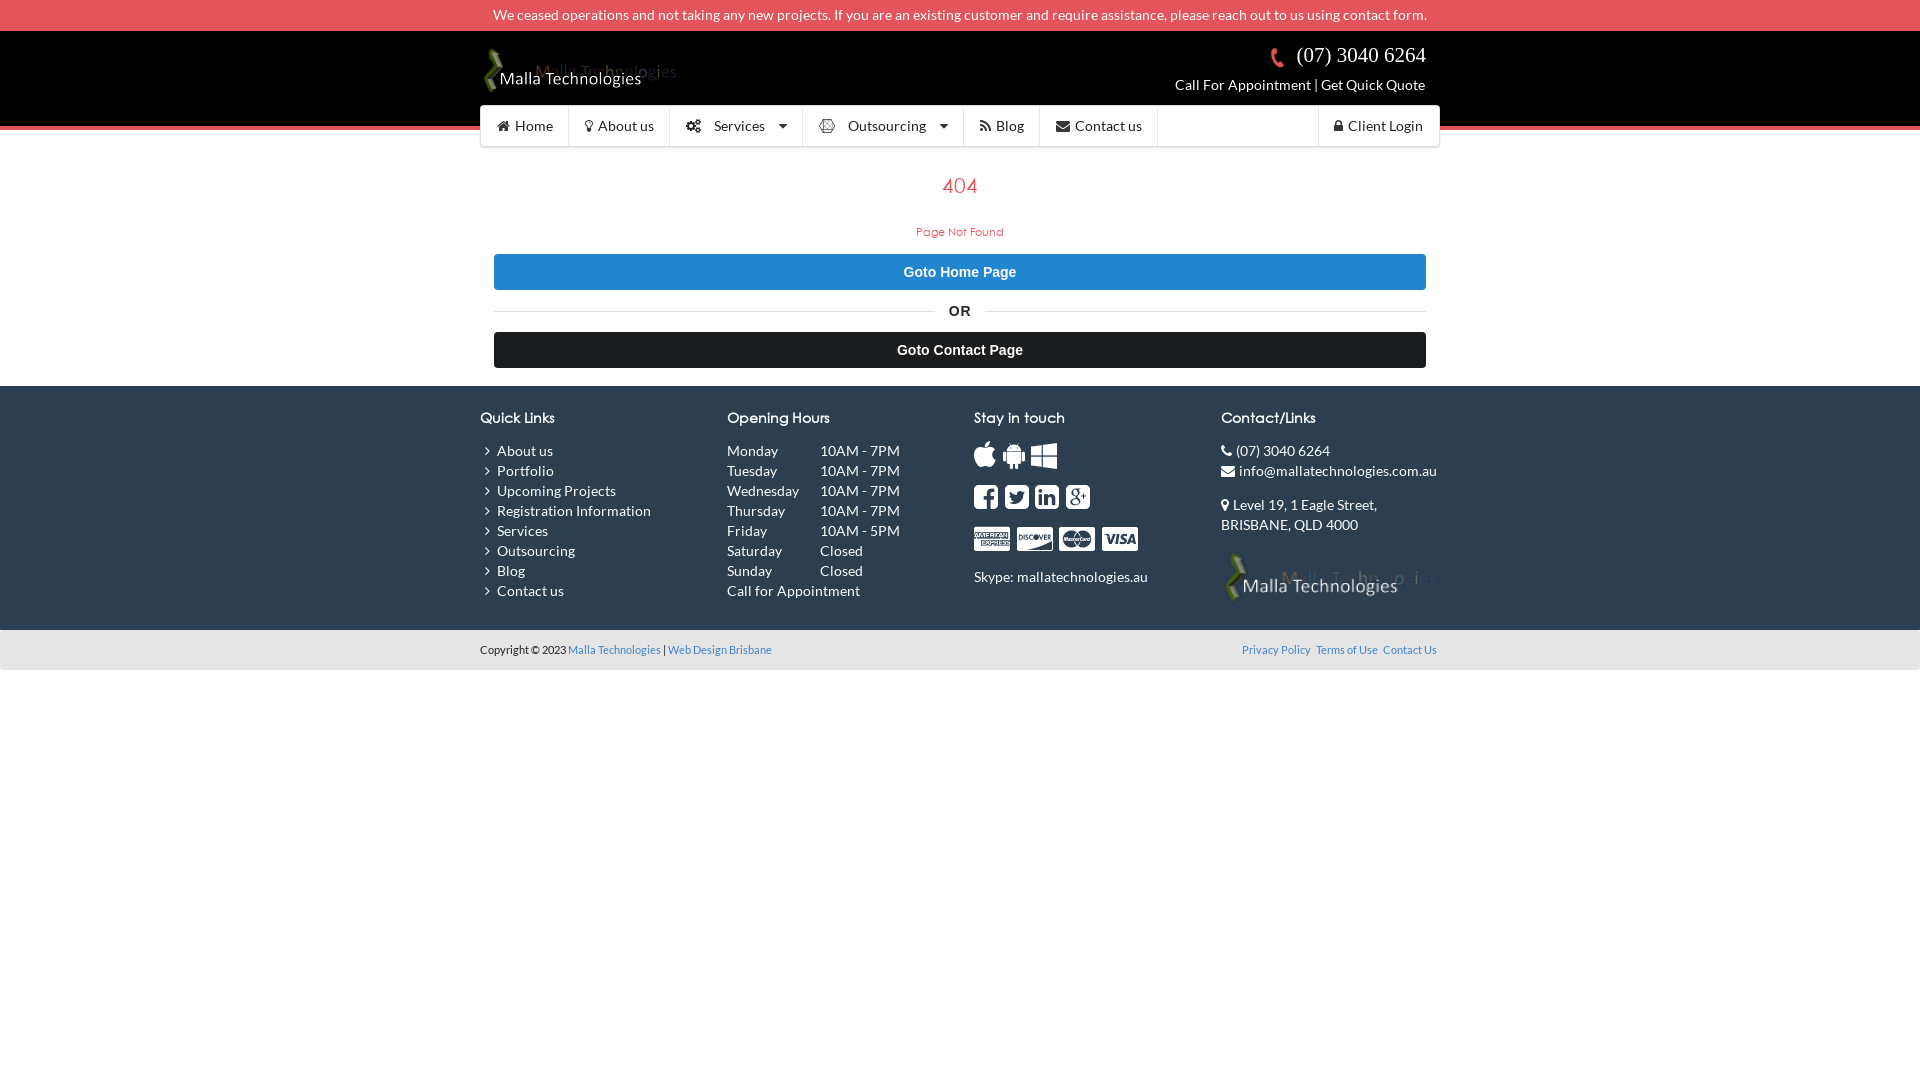  Describe the element at coordinates (1299, 513) in the screenshot. I see `'Level 19, 1 Eagle Street,` at that location.